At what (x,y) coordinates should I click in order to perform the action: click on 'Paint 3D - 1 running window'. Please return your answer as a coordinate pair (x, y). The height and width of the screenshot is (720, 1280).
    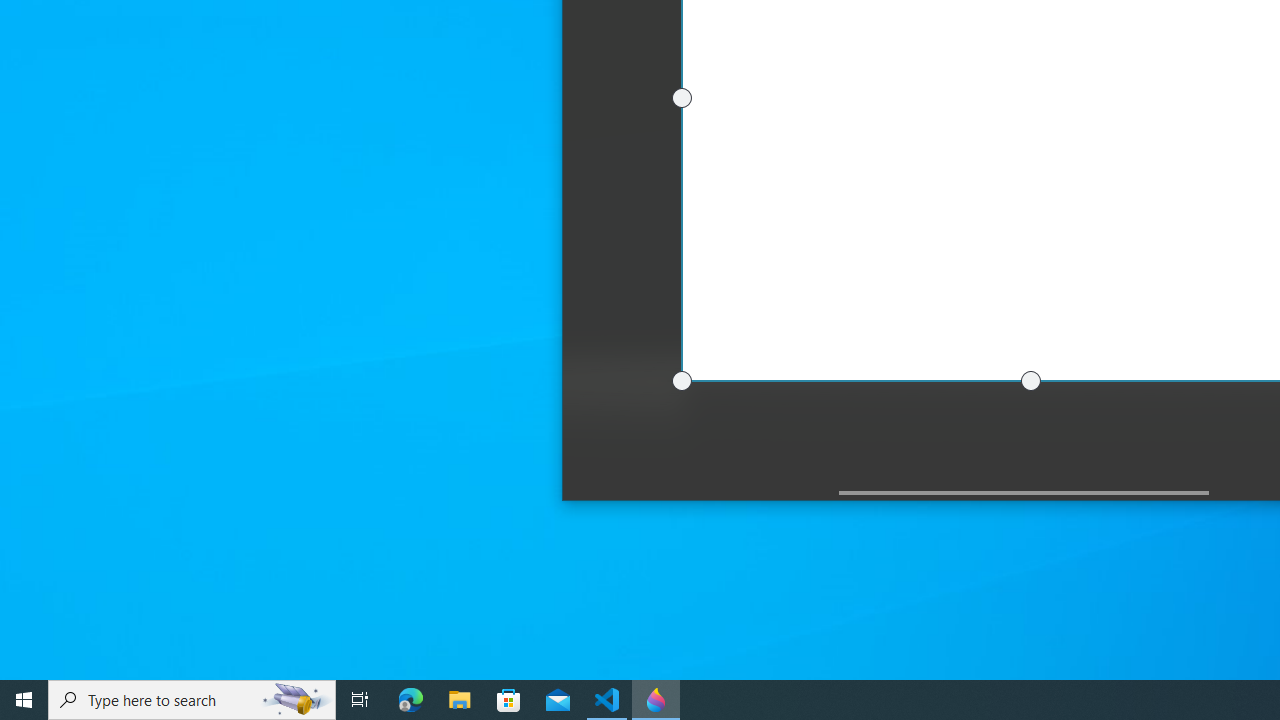
    Looking at the image, I should click on (656, 698).